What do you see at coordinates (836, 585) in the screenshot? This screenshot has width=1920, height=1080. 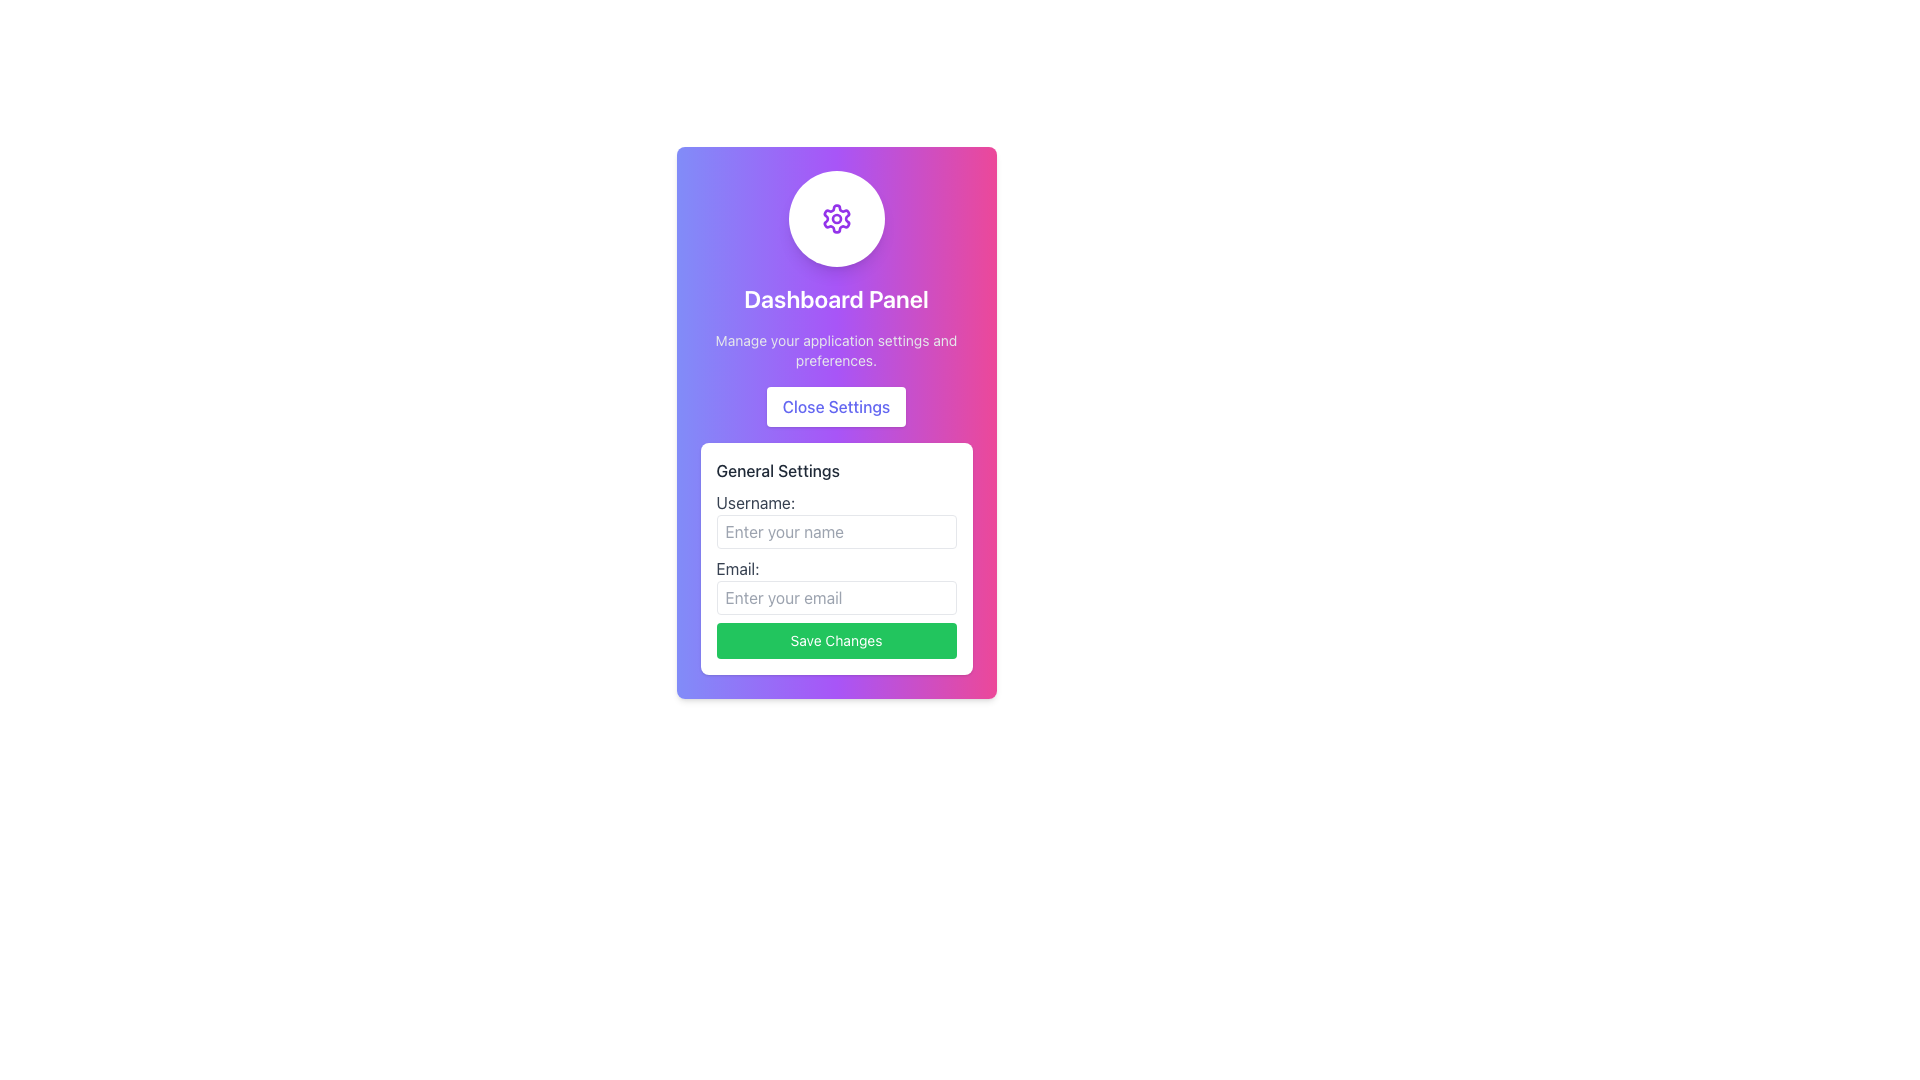 I see `the second label in the 'General Settings' section that indicates the input field for entering an email address` at bounding box center [836, 585].